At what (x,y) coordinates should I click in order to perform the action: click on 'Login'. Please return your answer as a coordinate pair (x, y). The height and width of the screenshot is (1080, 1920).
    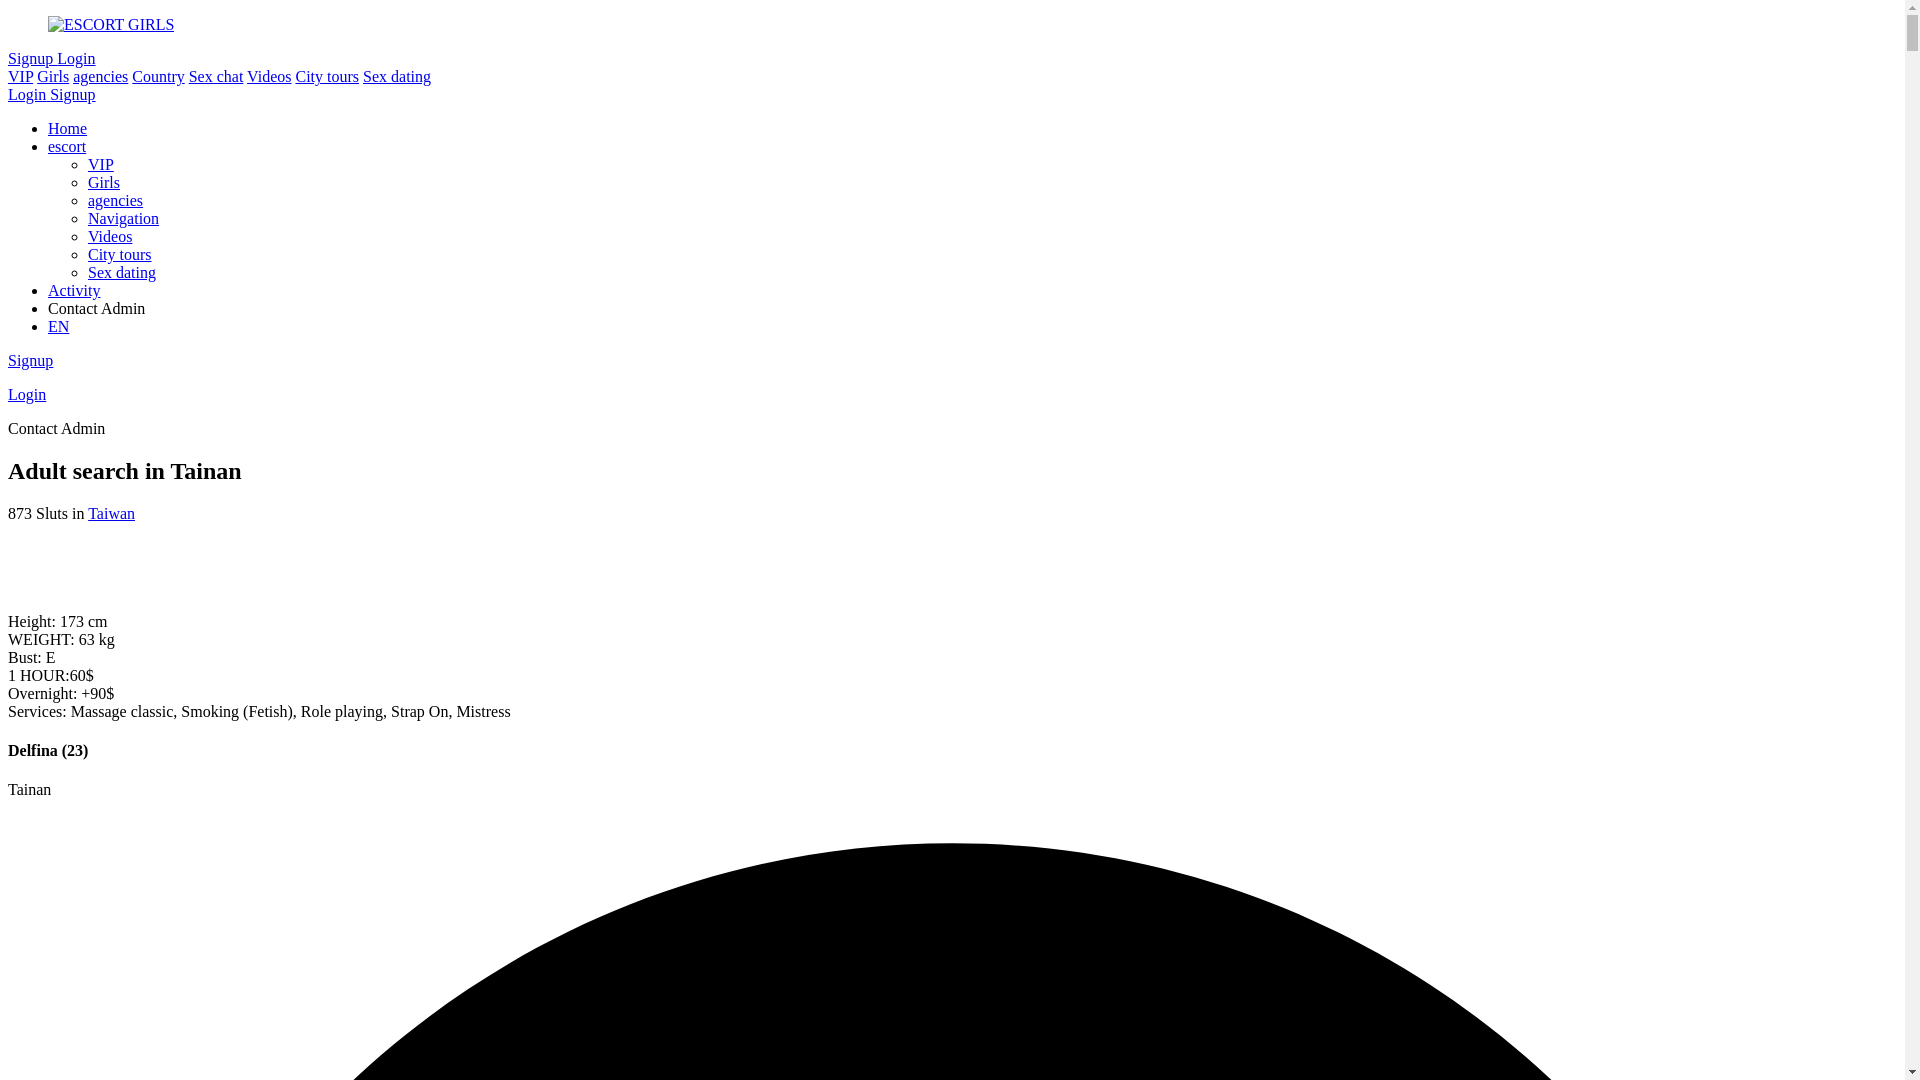
    Looking at the image, I should click on (76, 57).